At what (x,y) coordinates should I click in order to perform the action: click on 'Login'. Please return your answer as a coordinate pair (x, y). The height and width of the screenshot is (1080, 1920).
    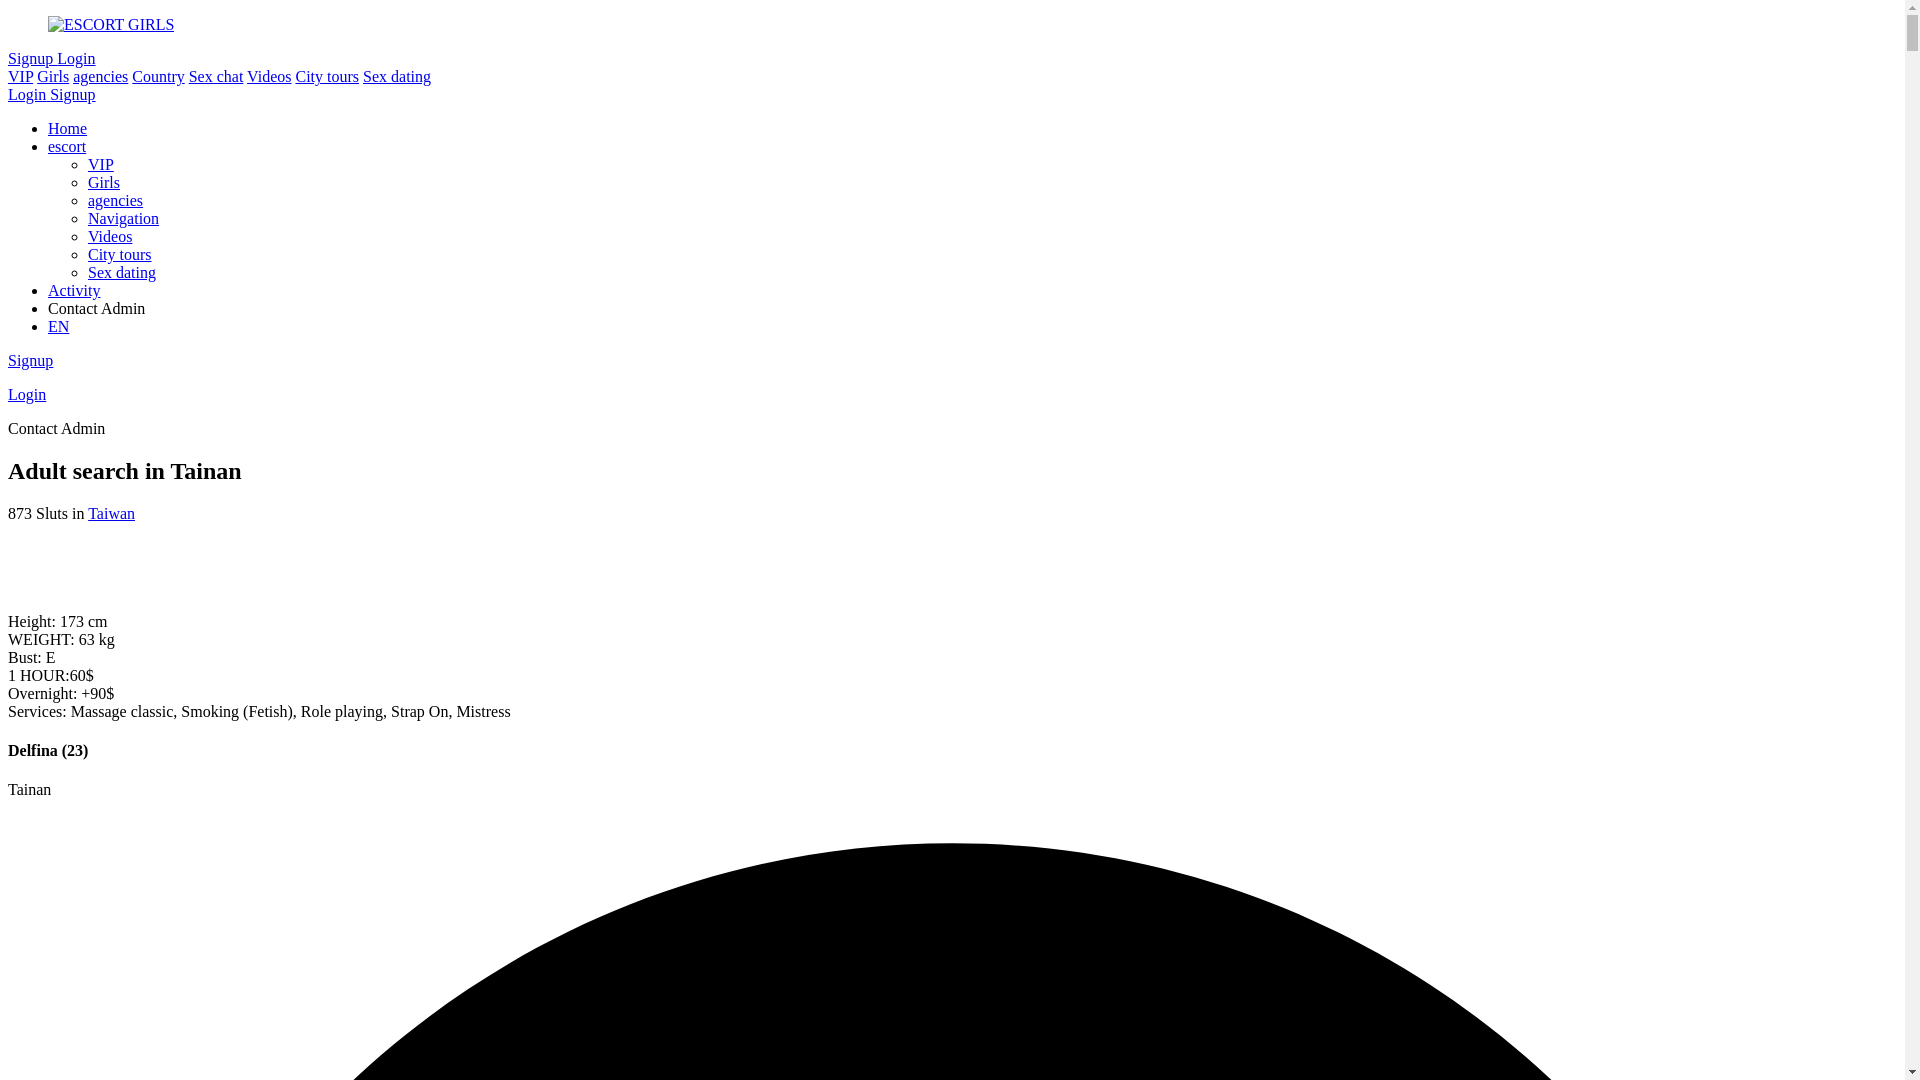
    Looking at the image, I should click on (76, 57).